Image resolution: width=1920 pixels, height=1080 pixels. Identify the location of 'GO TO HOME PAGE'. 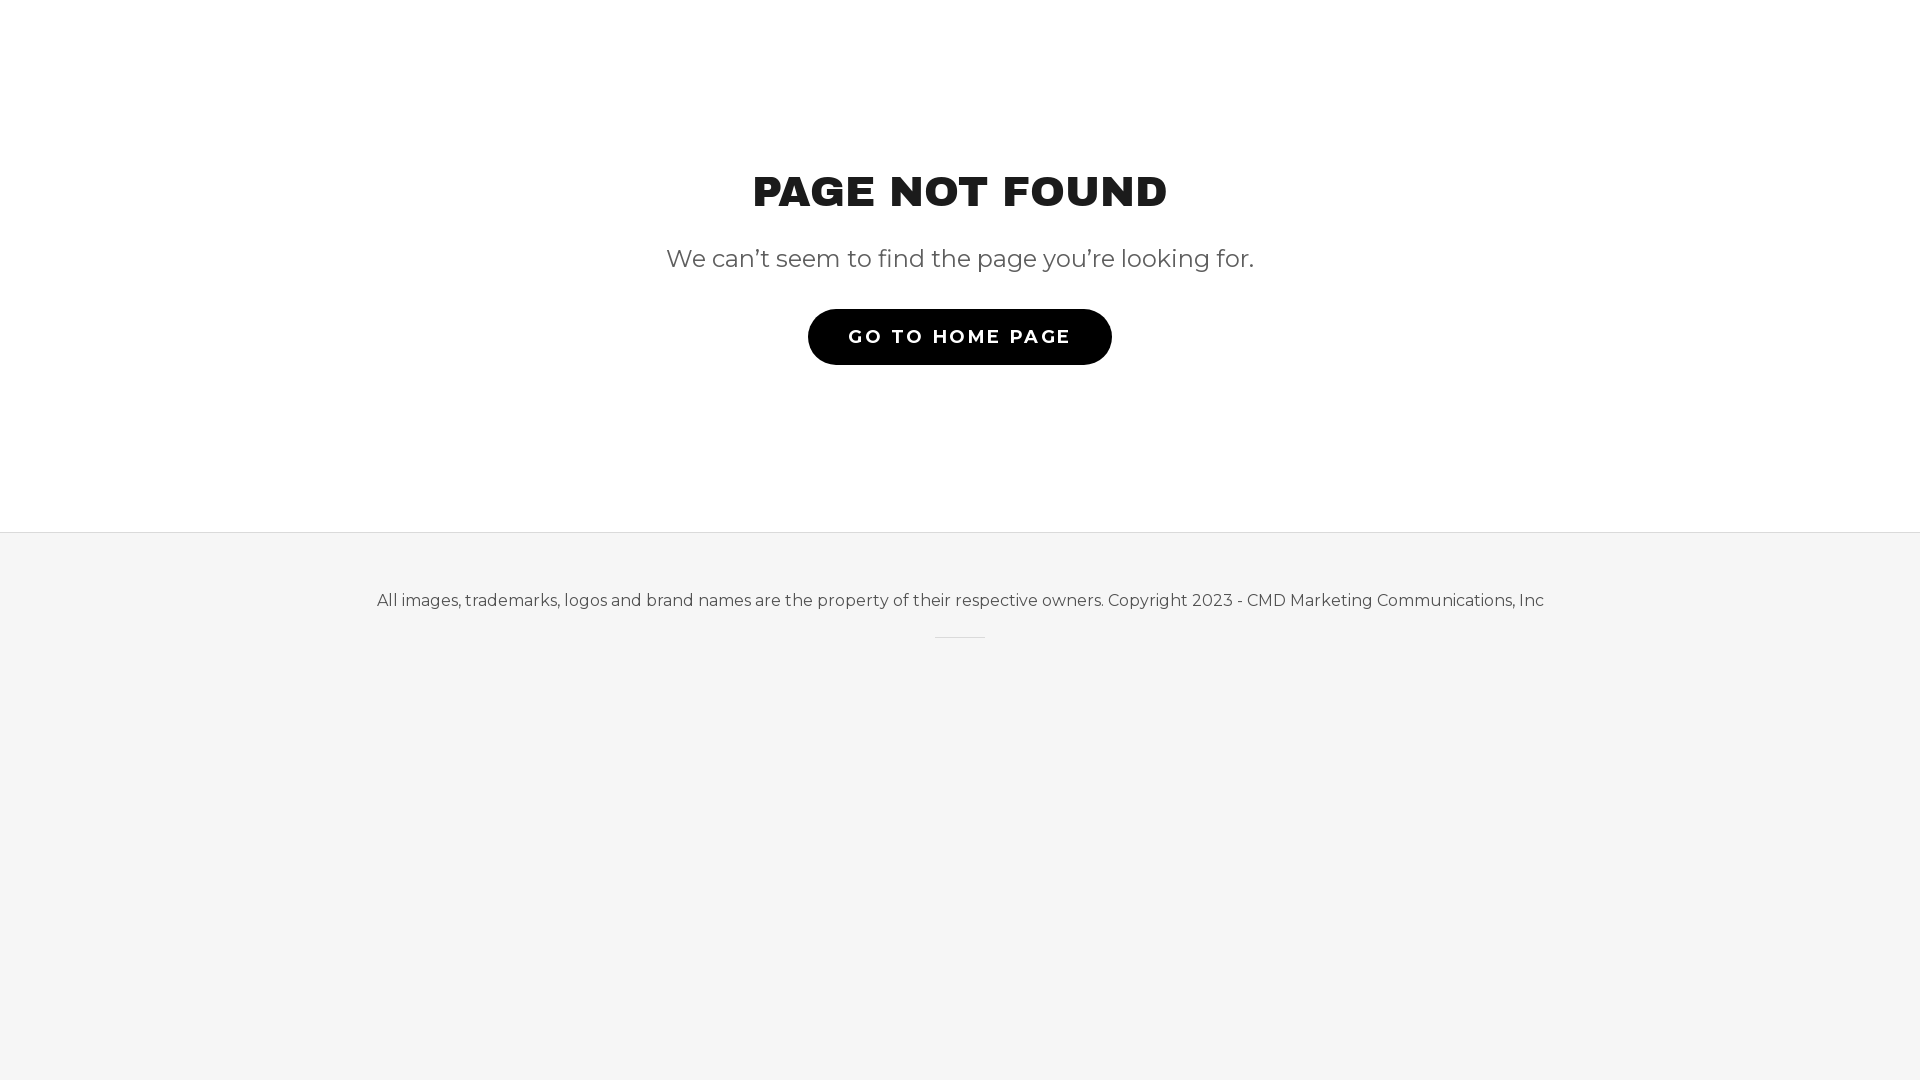
(960, 335).